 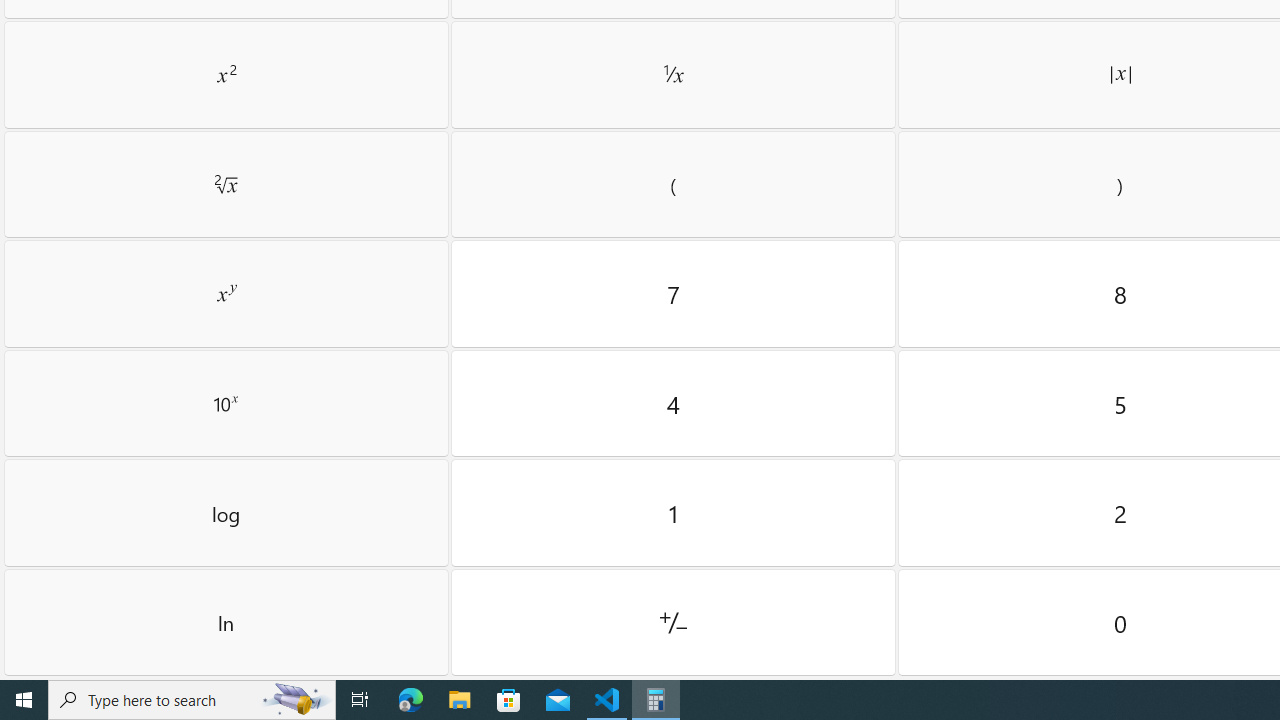 I want to click on 'Type here to search', so click(x=192, y=698).